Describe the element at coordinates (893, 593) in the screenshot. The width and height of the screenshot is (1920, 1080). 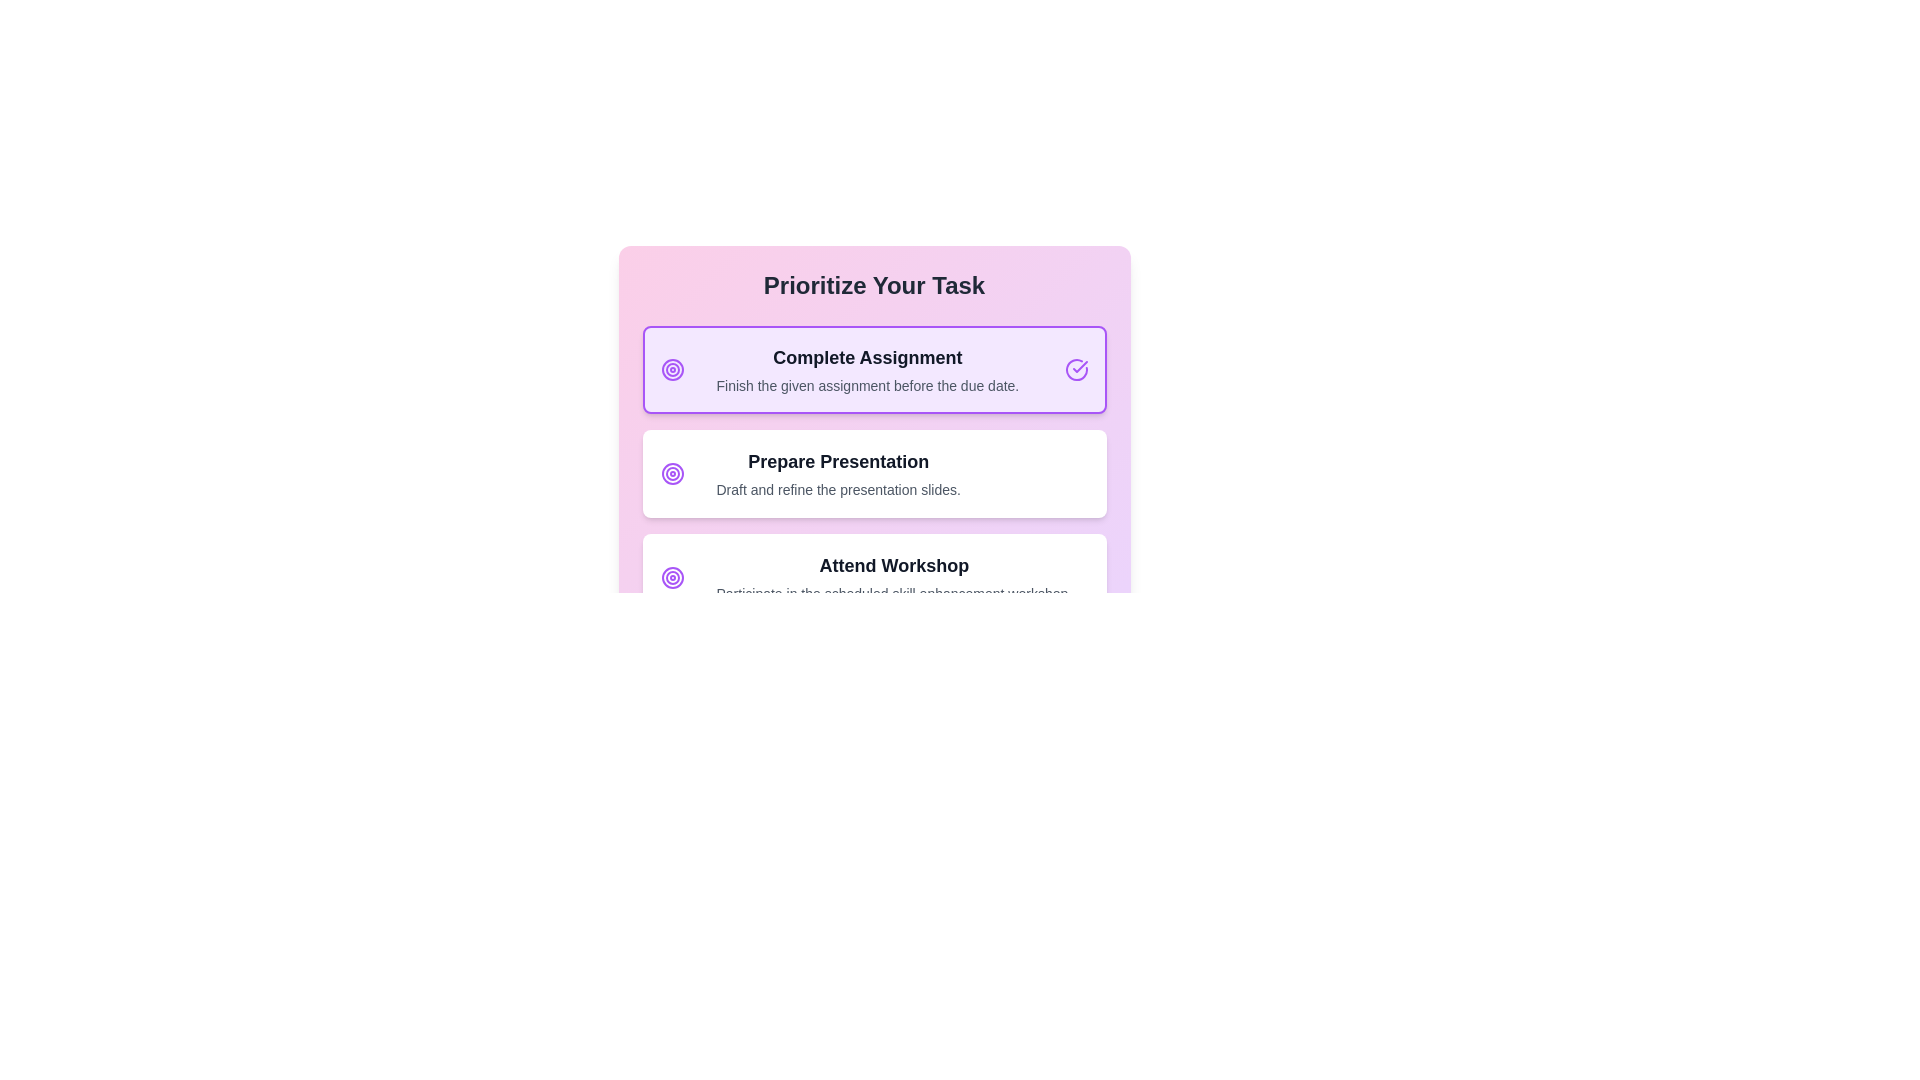
I see `the text label displaying 'Participate in the scheduled skill enhancement workshop.' located under the heading 'Attend Workshop.'` at that location.